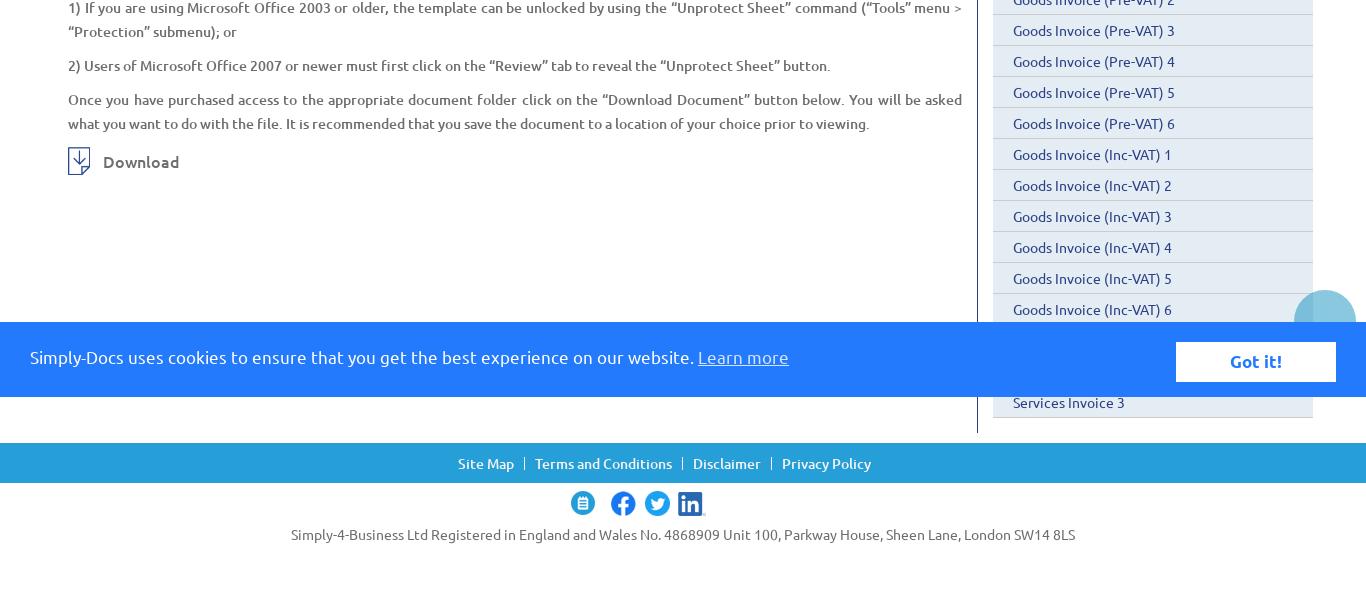 This screenshot has height=603, width=1366. Describe the element at coordinates (698, 355) in the screenshot. I see `'Learn more'` at that location.